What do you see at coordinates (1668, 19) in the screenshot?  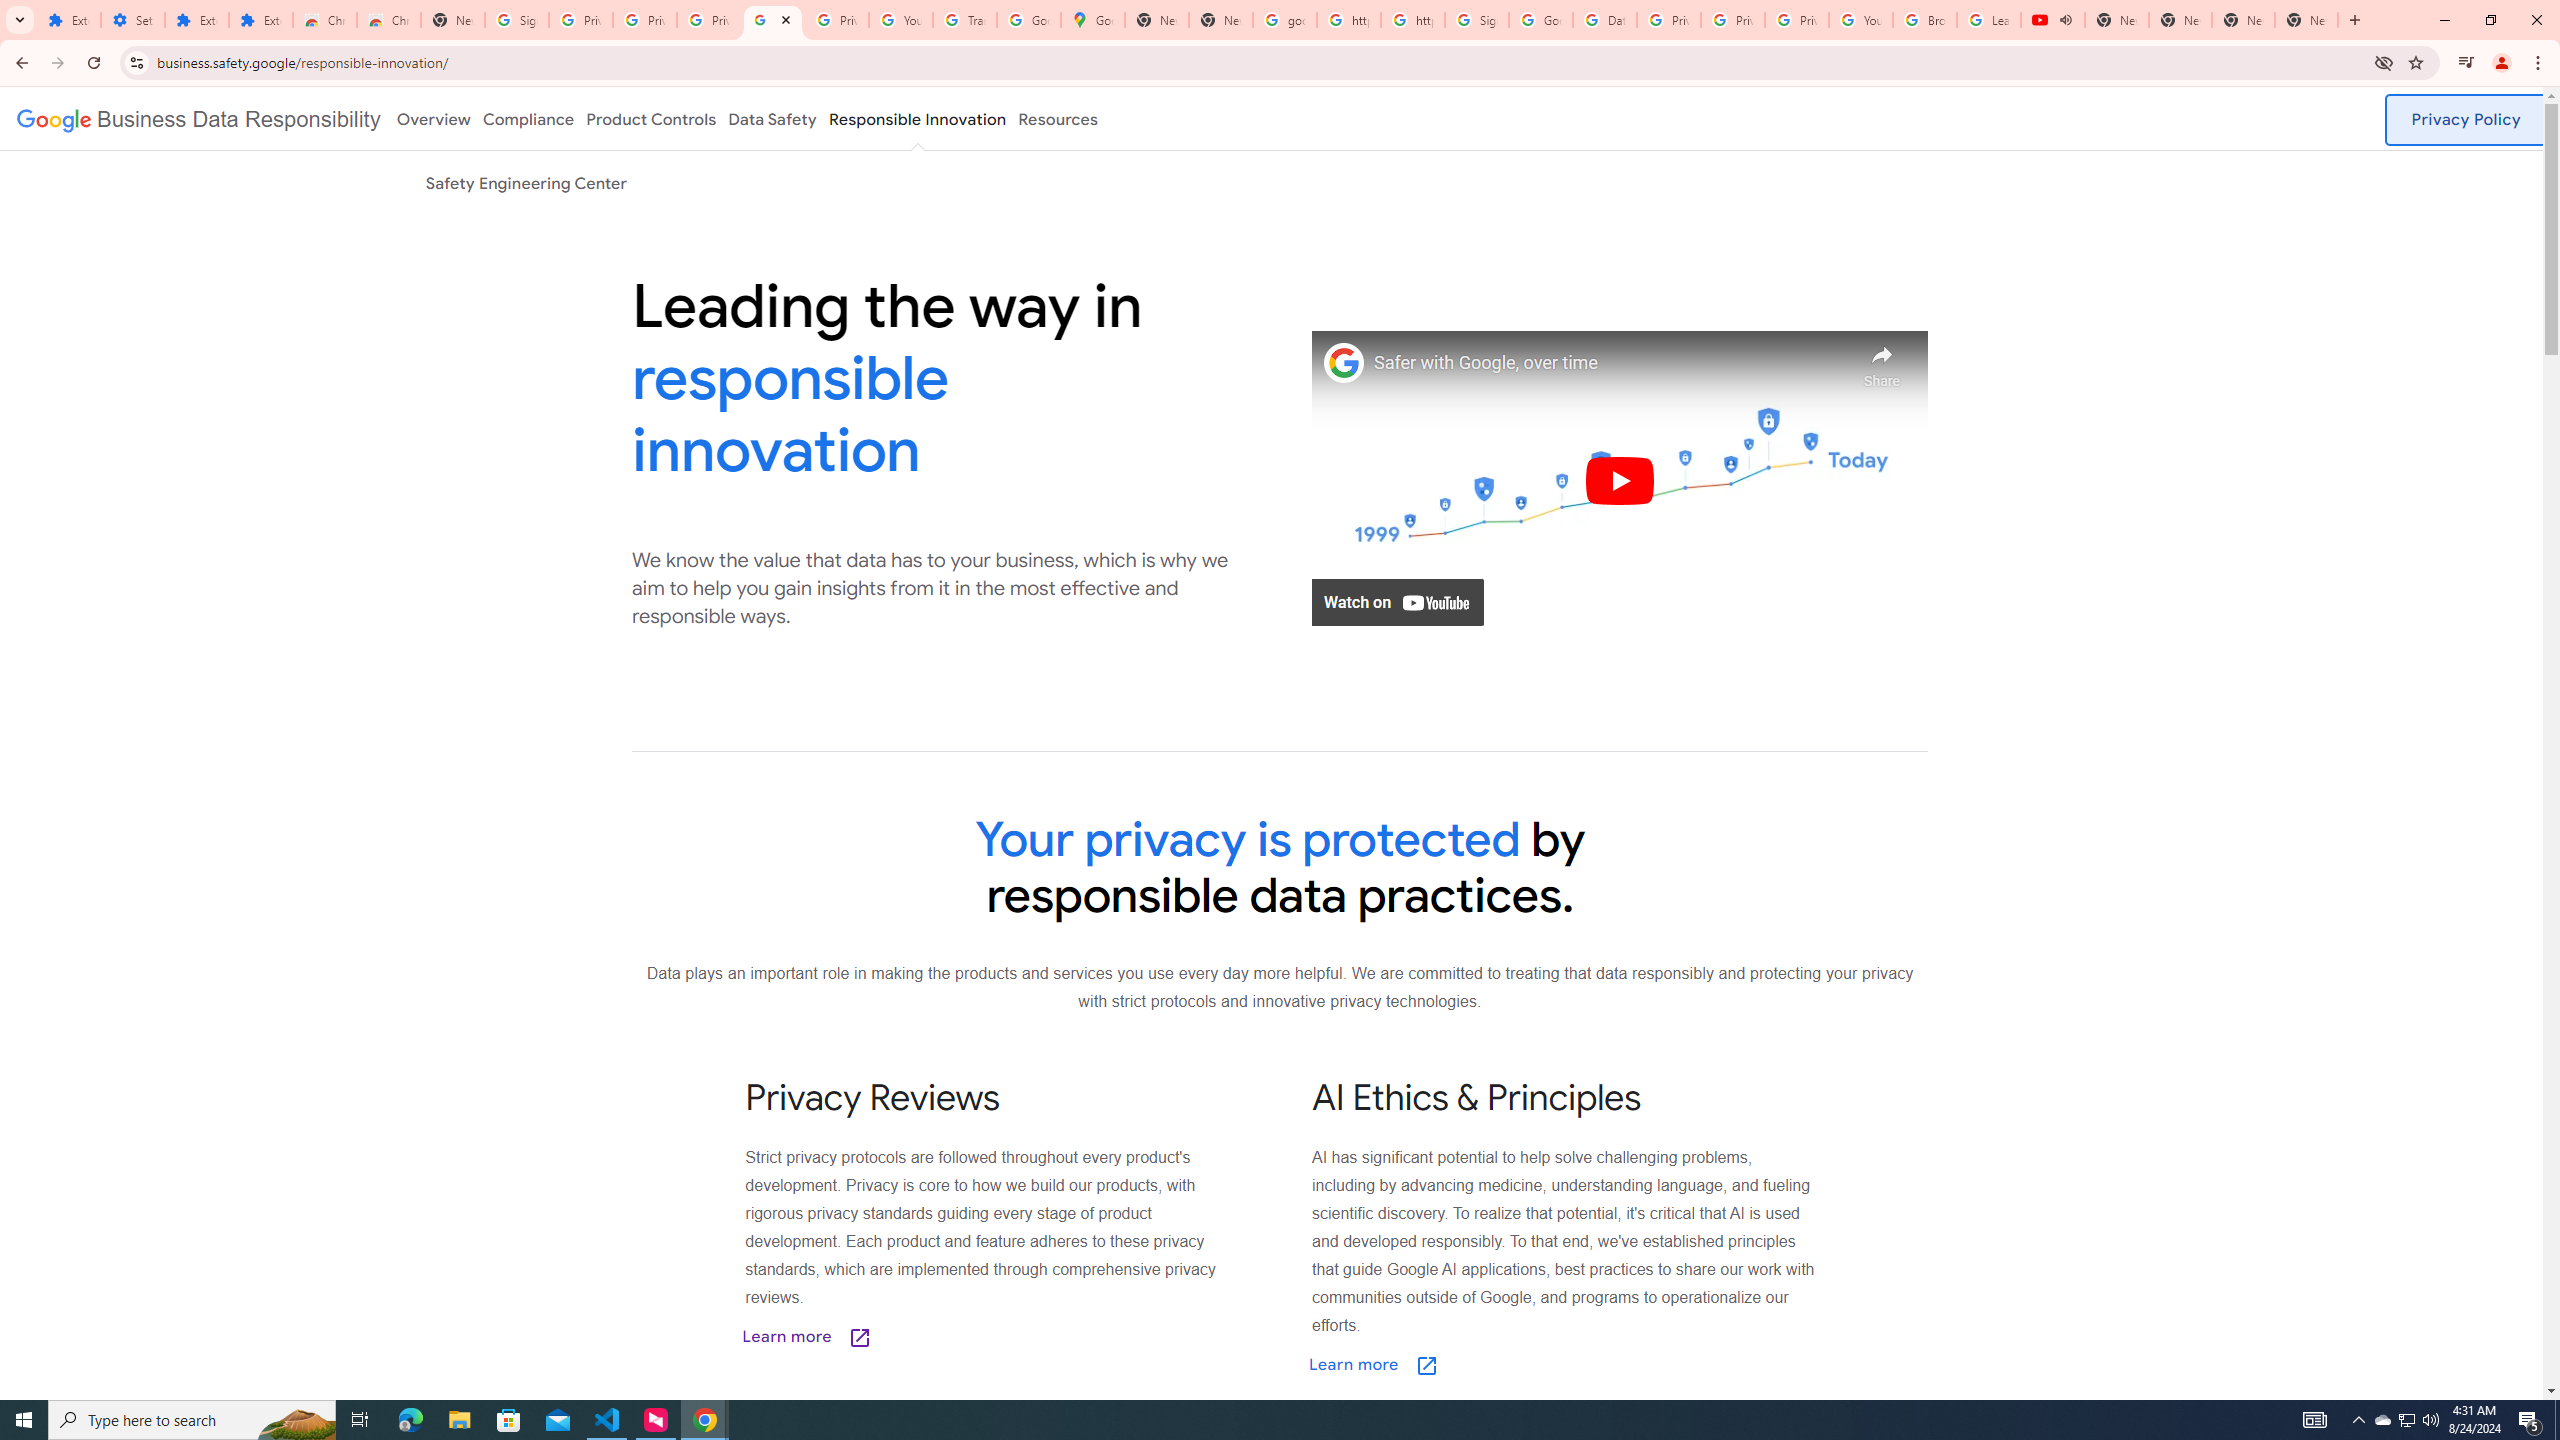 I see `'Privacy Help Center - Policies Help'` at bounding box center [1668, 19].